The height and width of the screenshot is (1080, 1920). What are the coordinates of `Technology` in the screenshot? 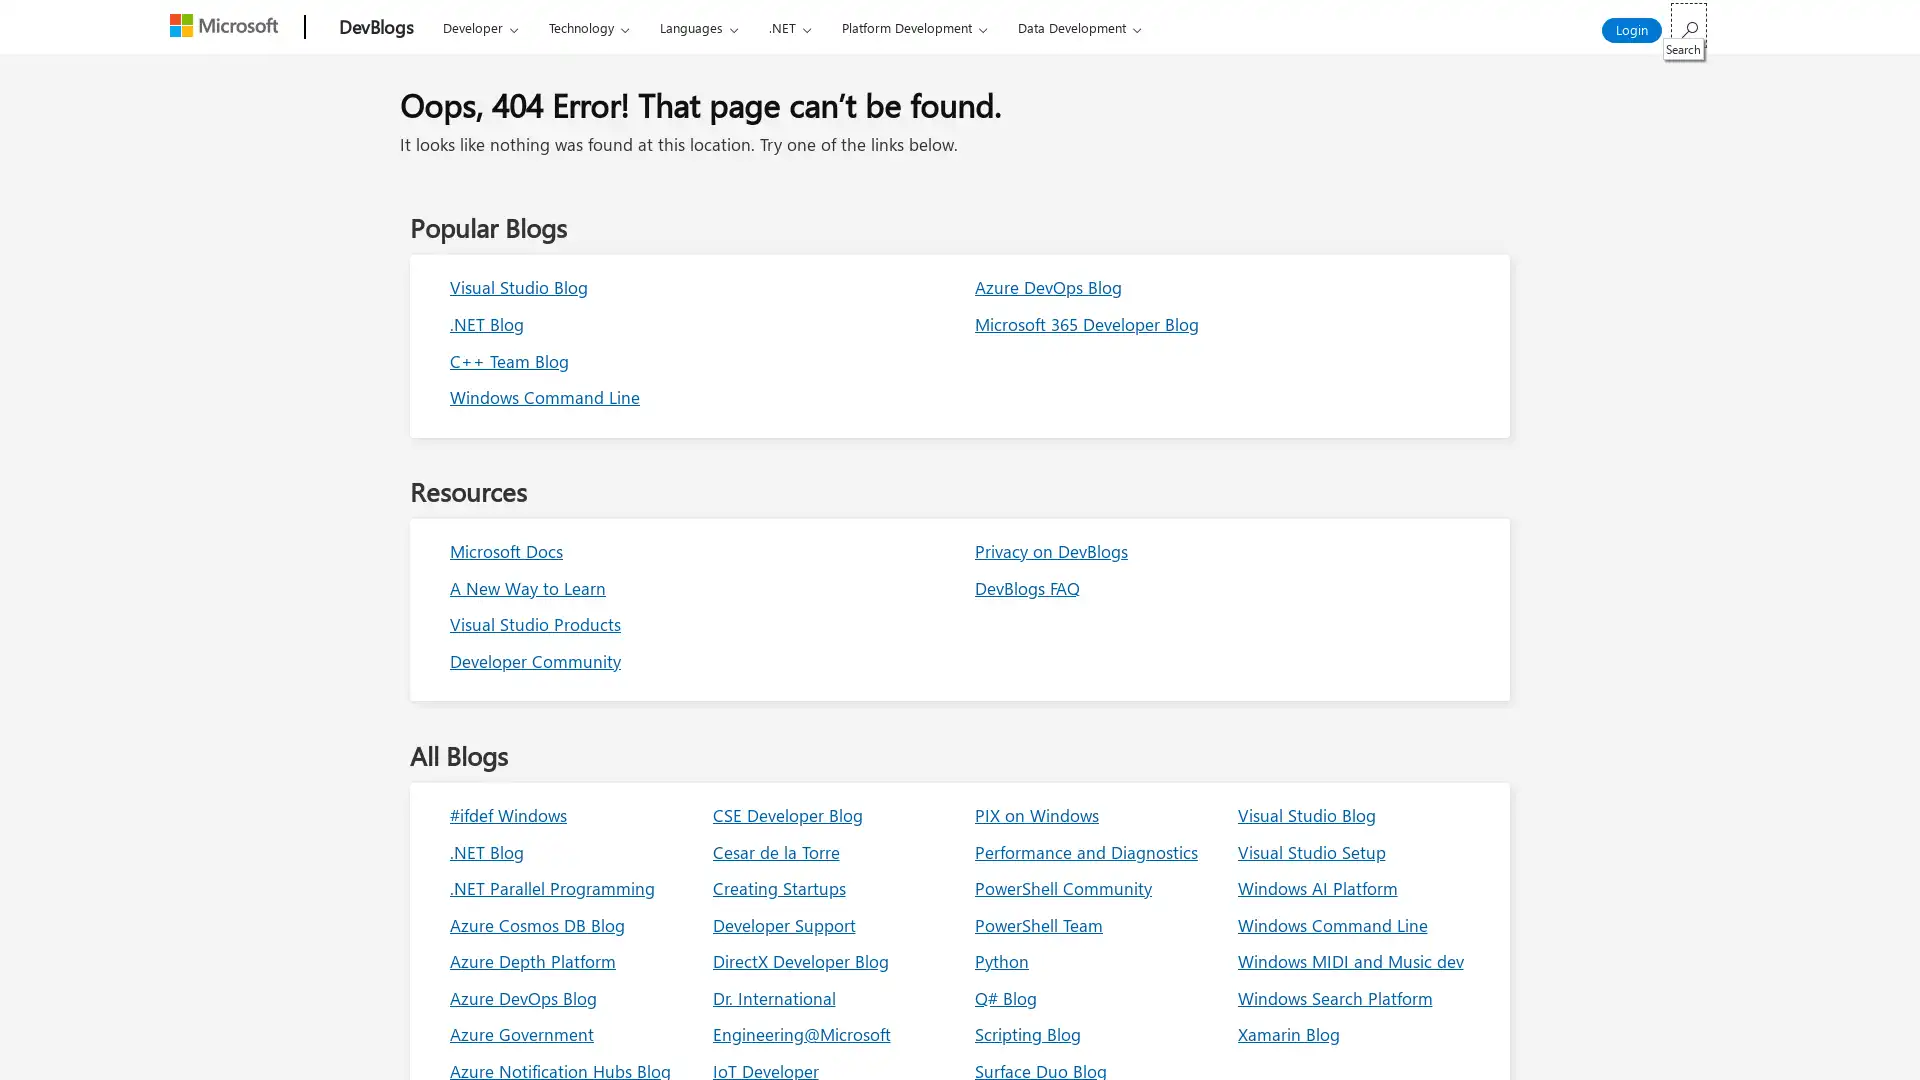 It's located at (587, 27).